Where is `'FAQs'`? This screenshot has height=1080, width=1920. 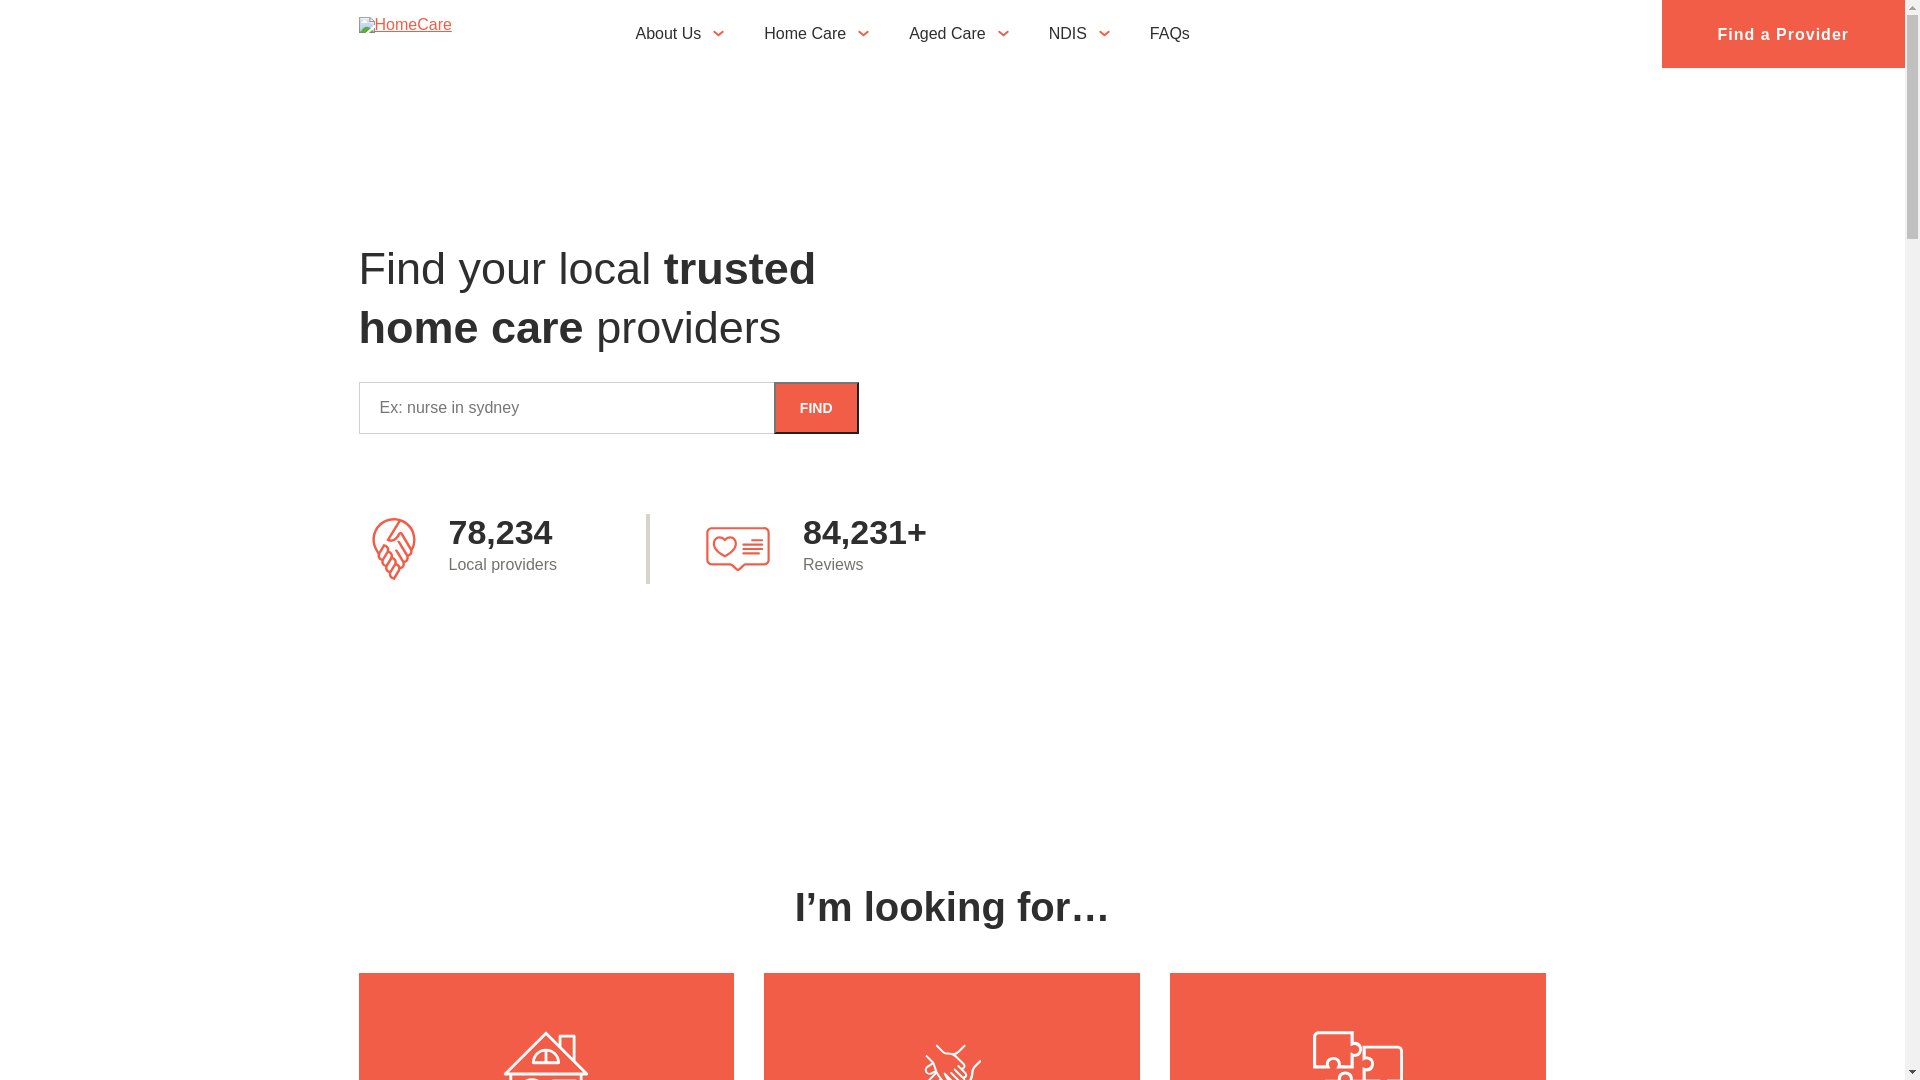 'FAQs' is located at coordinates (1180, 33).